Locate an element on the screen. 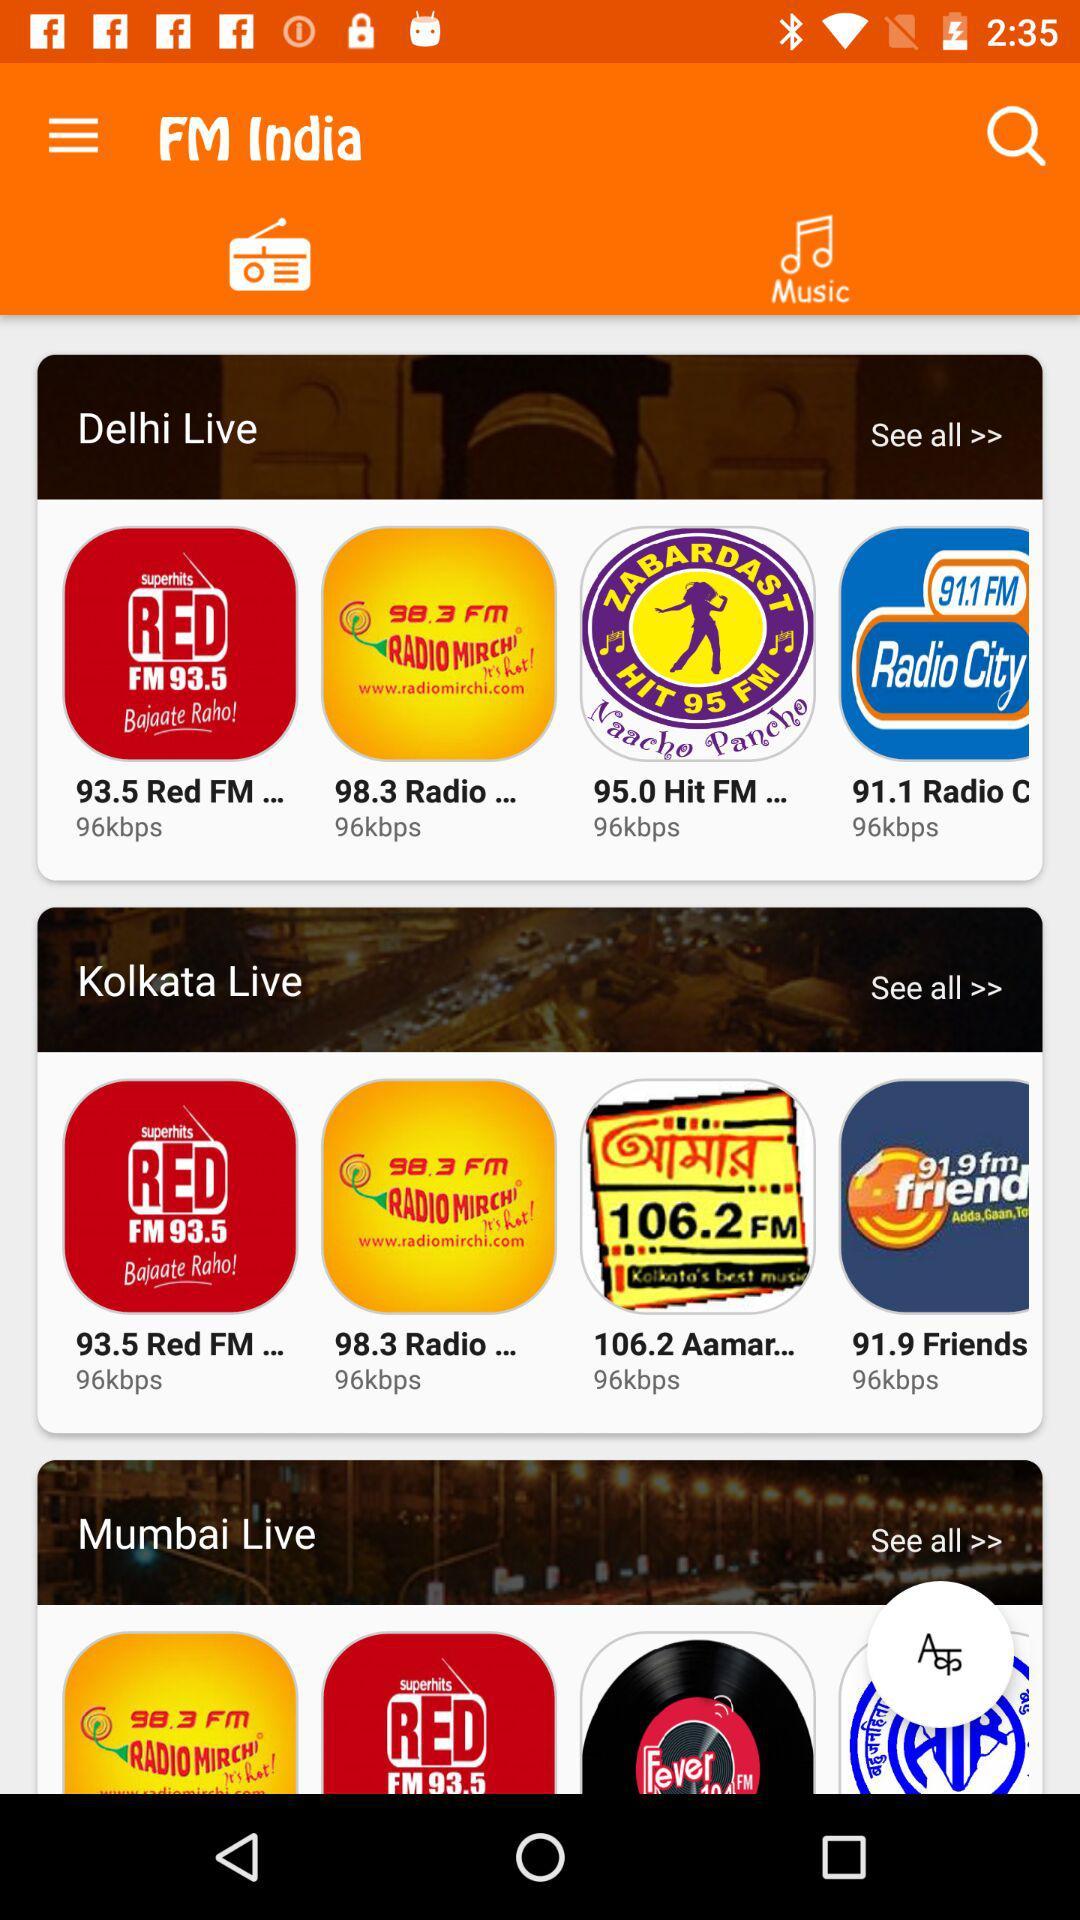  change the app language is located at coordinates (940, 1654).